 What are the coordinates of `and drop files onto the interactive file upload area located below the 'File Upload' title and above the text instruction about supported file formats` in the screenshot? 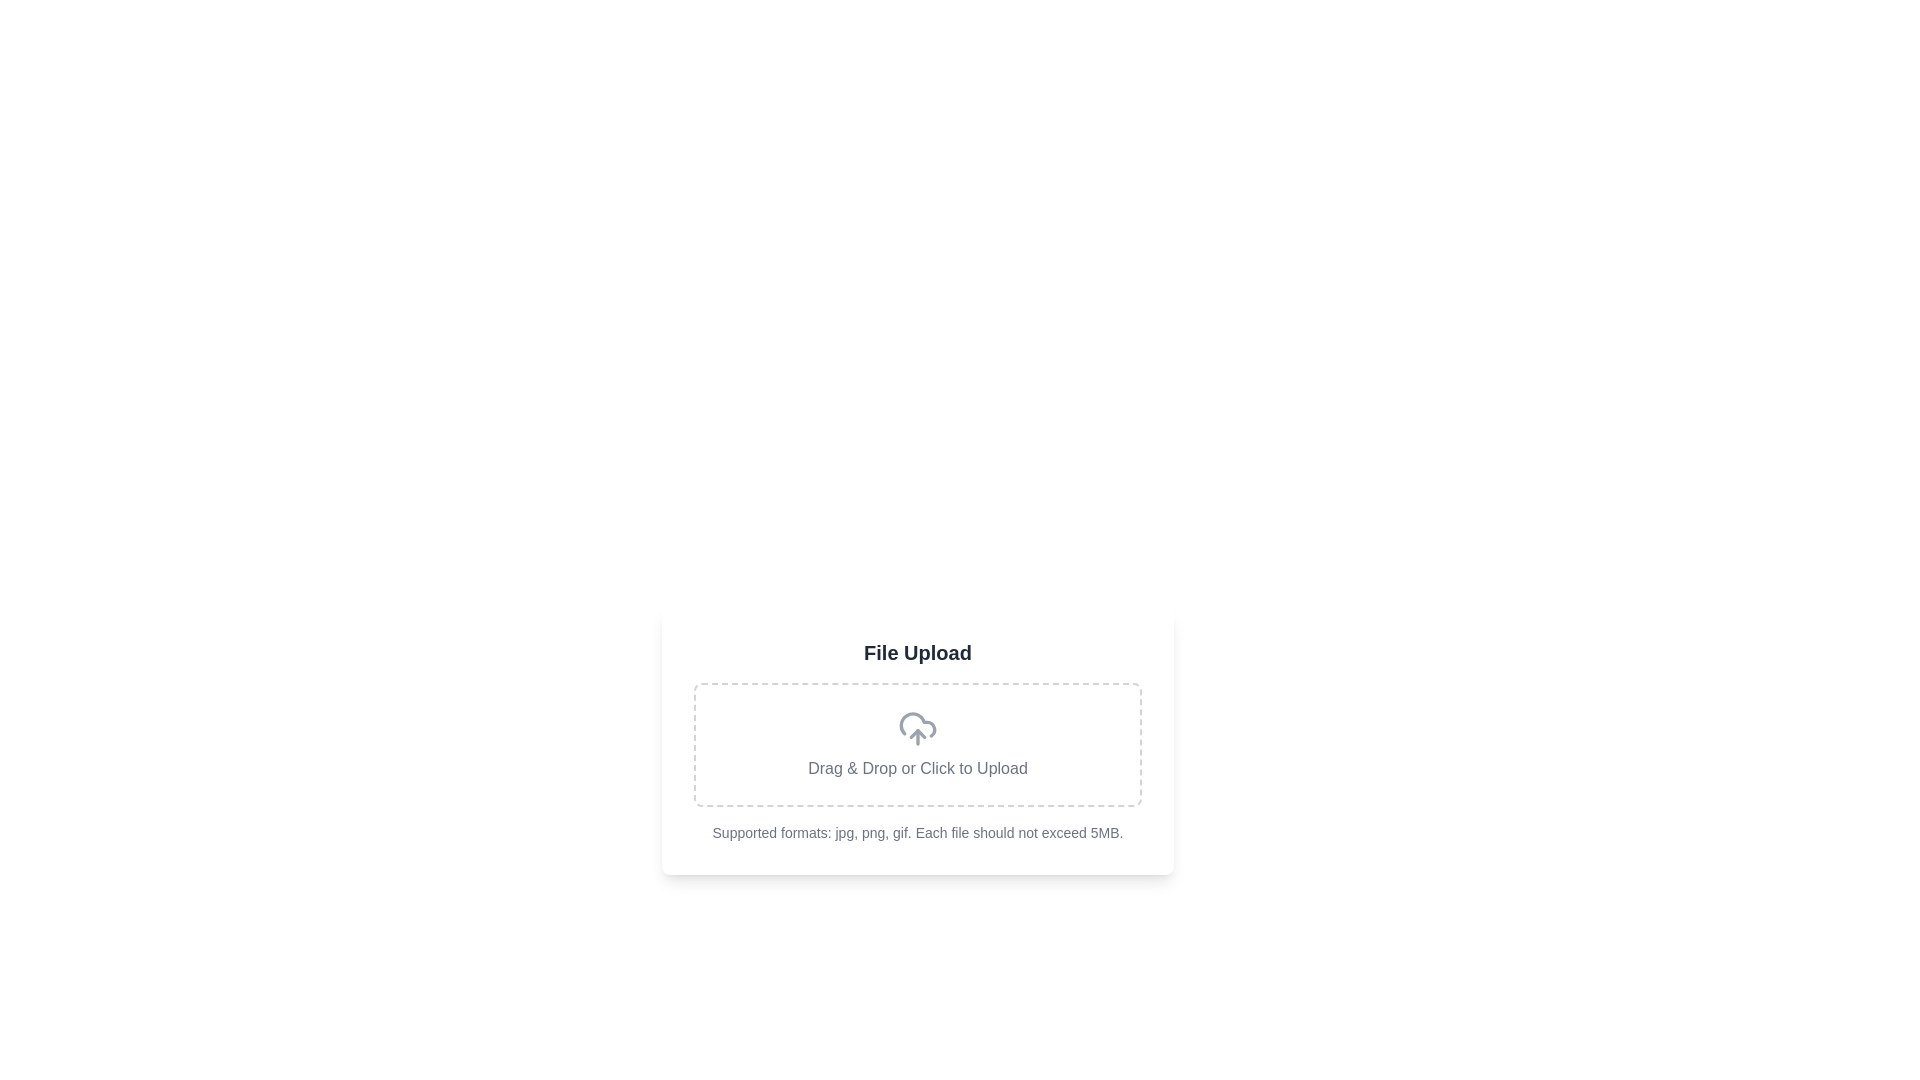 It's located at (916, 744).